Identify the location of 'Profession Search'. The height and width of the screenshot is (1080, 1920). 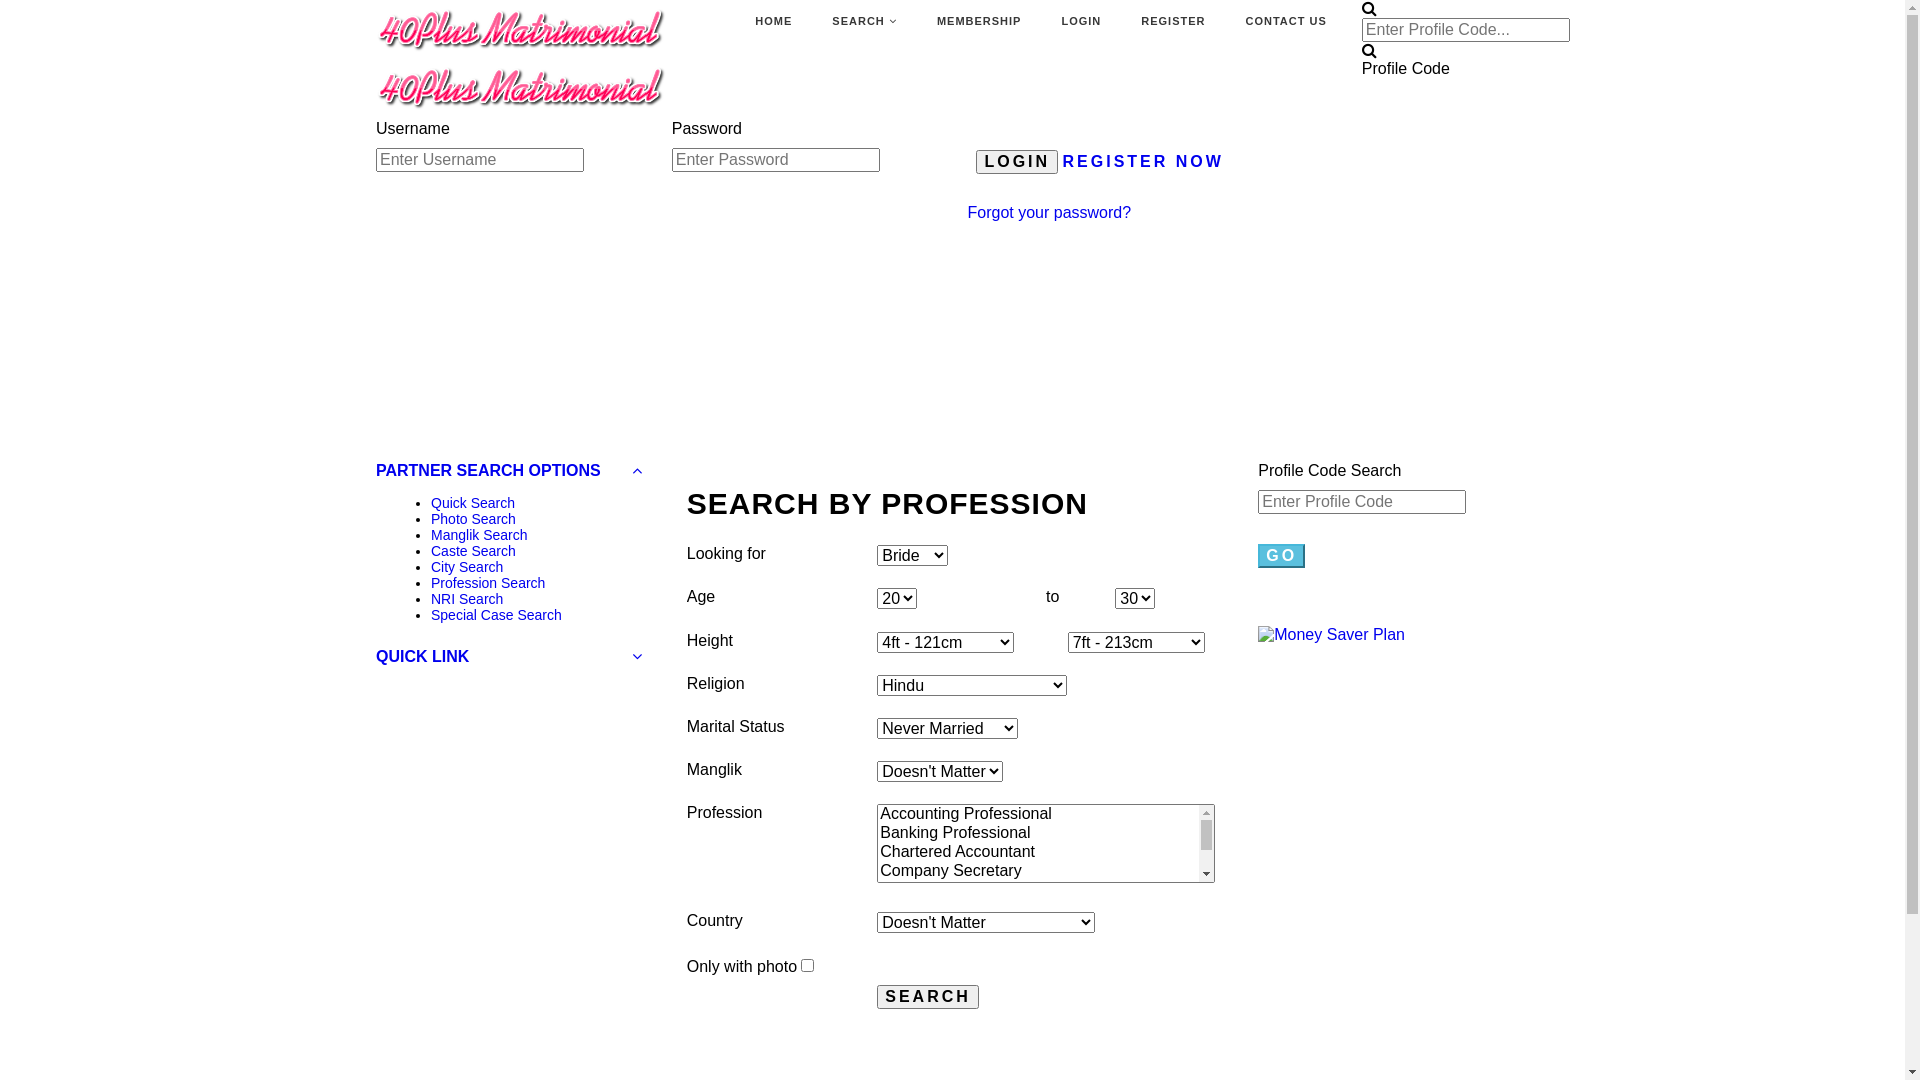
(430, 582).